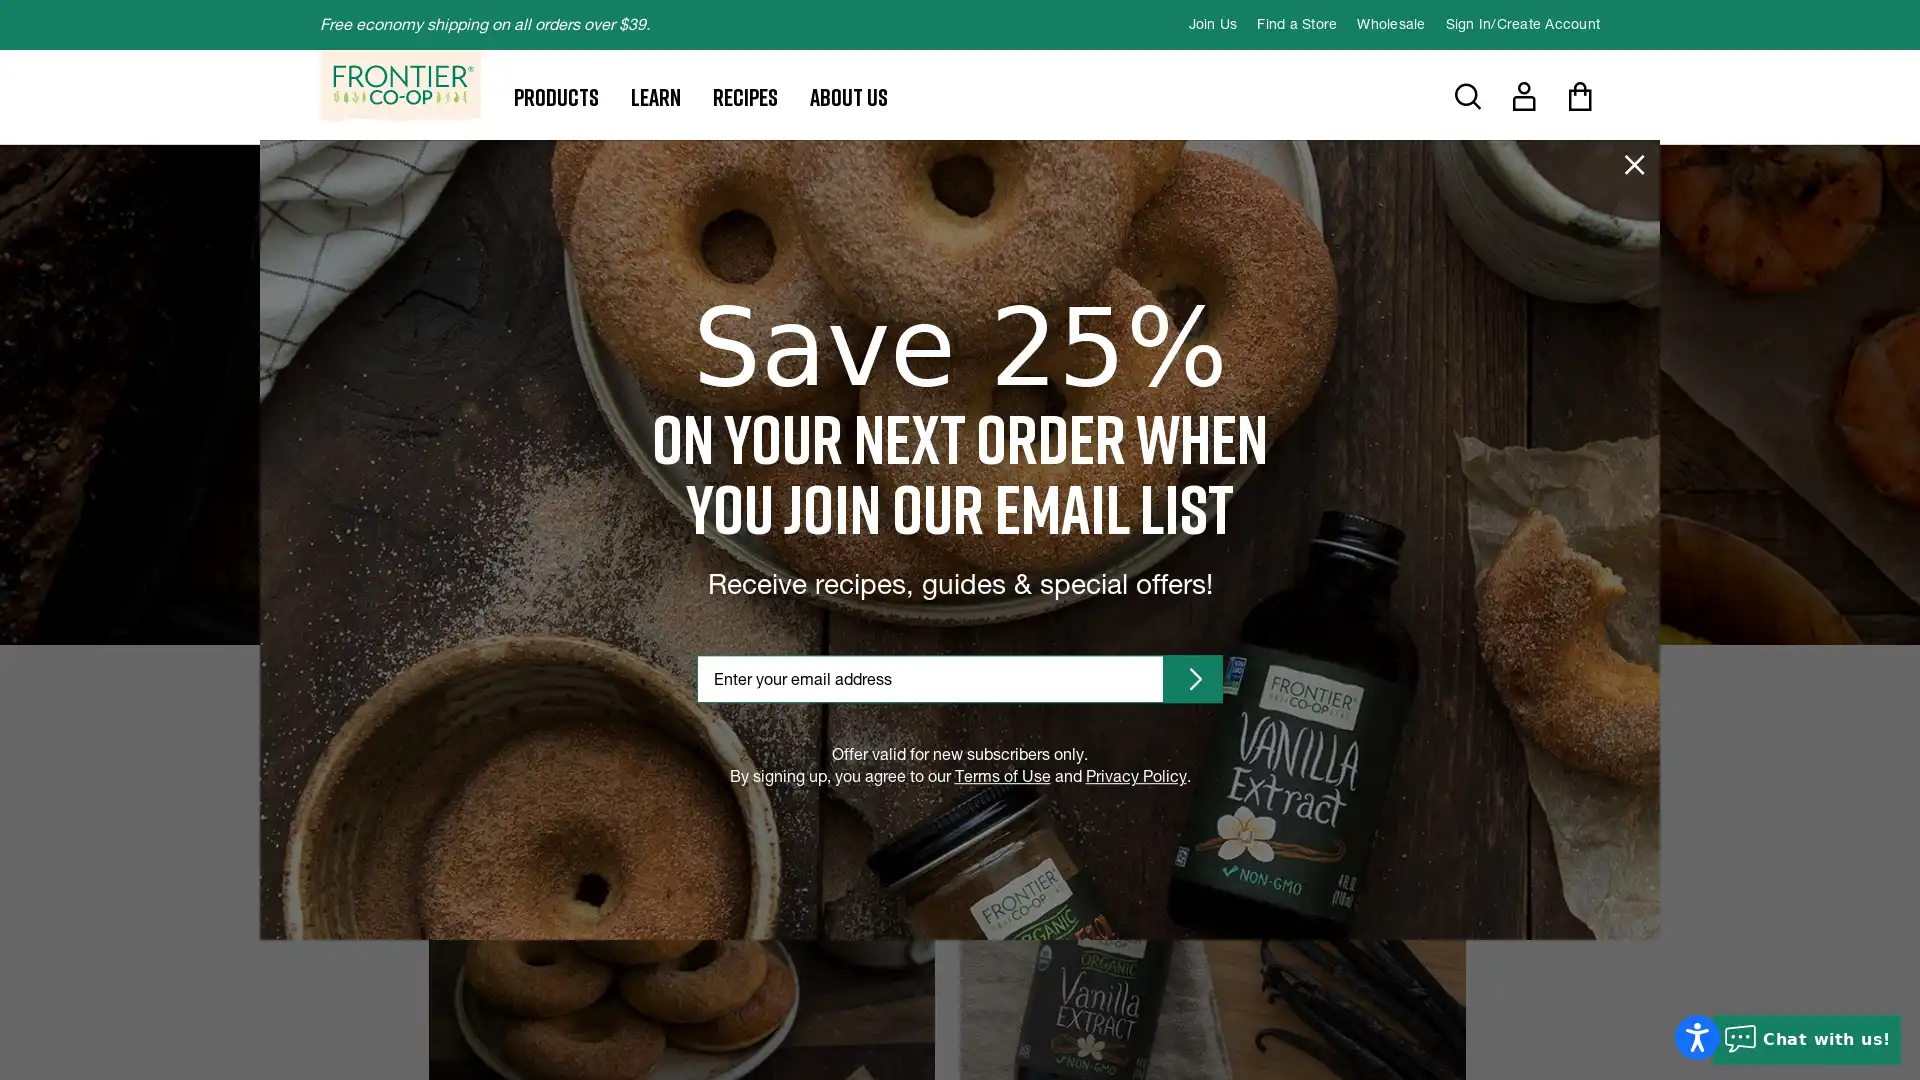 The height and width of the screenshot is (1080, 1920). Describe the element at coordinates (849, 96) in the screenshot. I see `About Us` at that location.